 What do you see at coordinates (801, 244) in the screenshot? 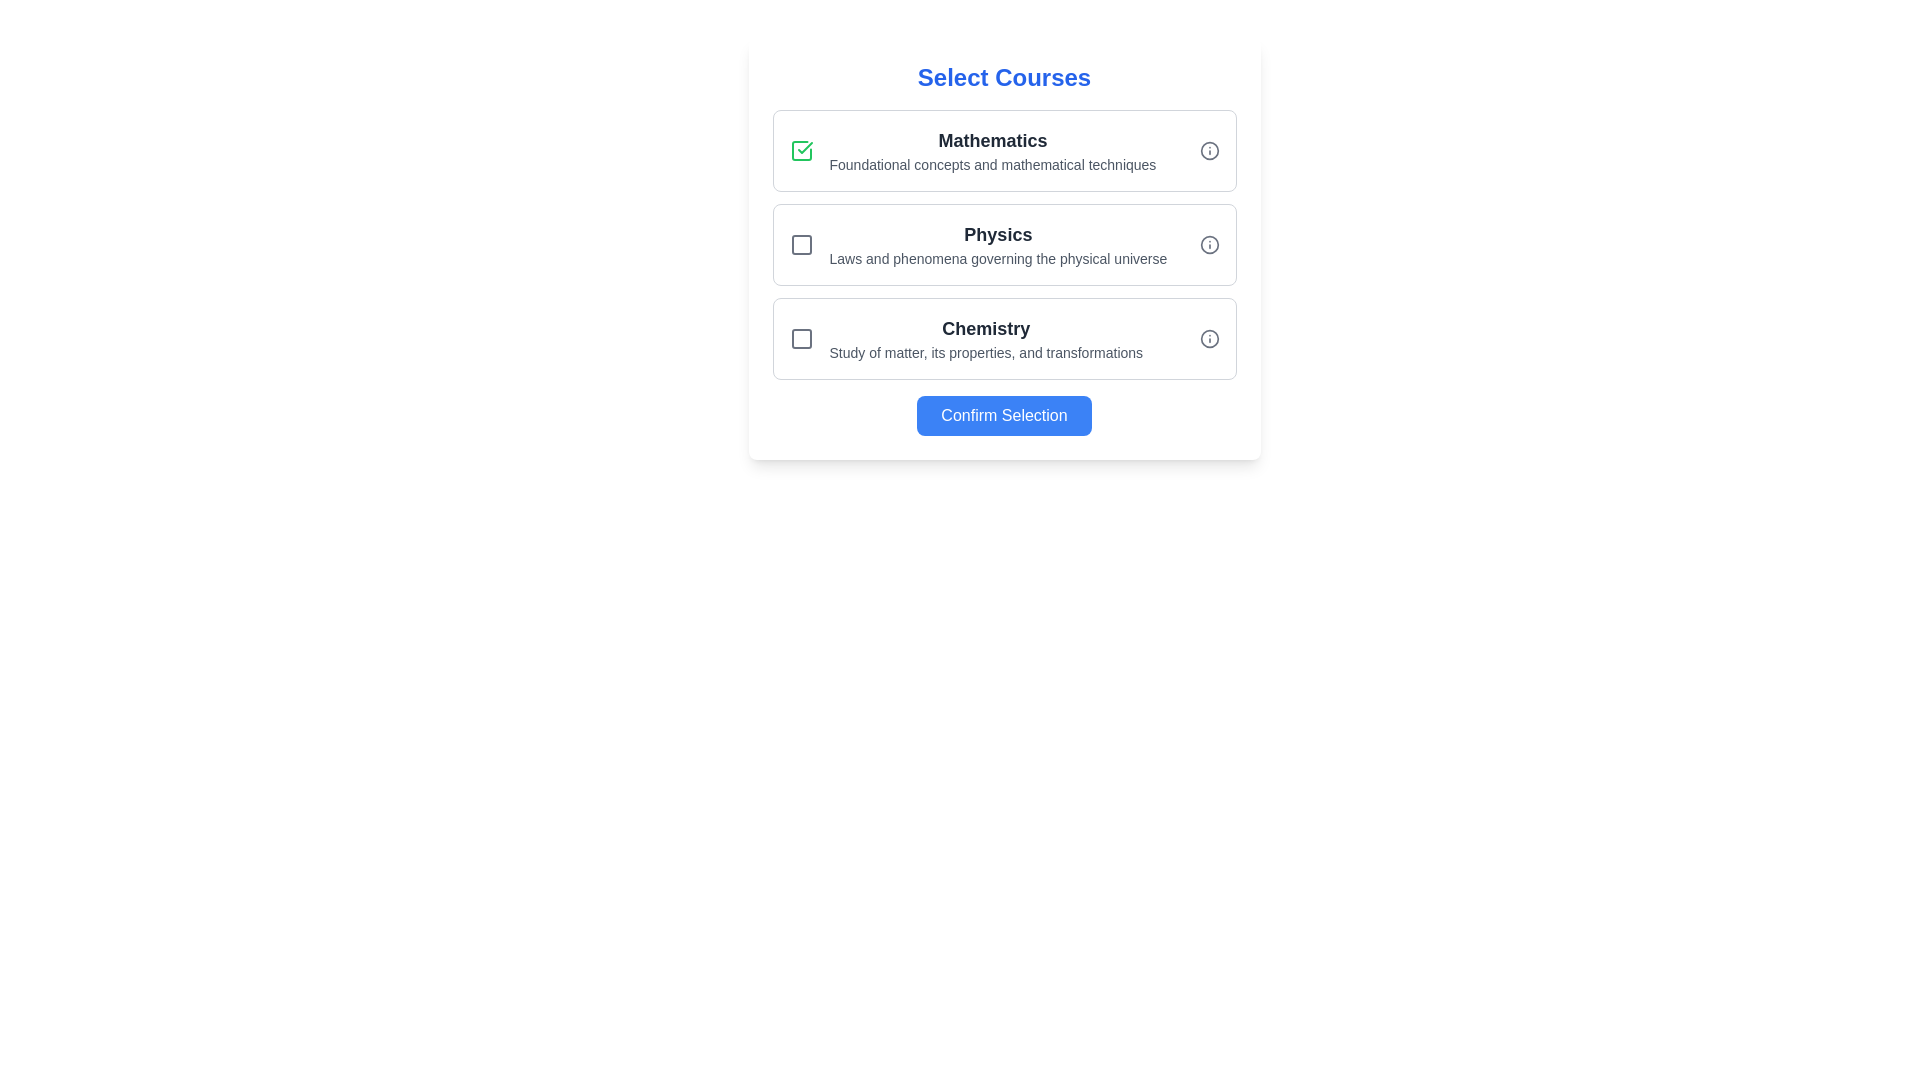
I see `the checkbox for the 'Physics' course selection option` at bounding box center [801, 244].